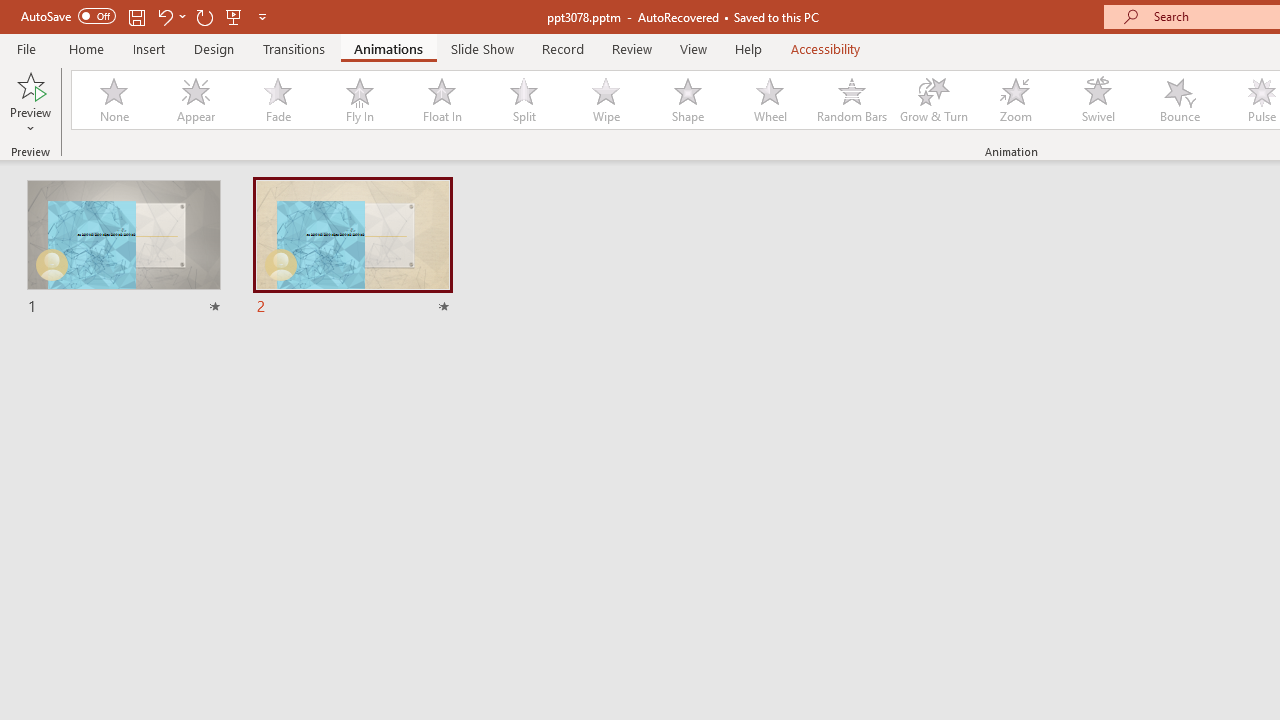  I want to click on 'Preview', so click(30, 103).